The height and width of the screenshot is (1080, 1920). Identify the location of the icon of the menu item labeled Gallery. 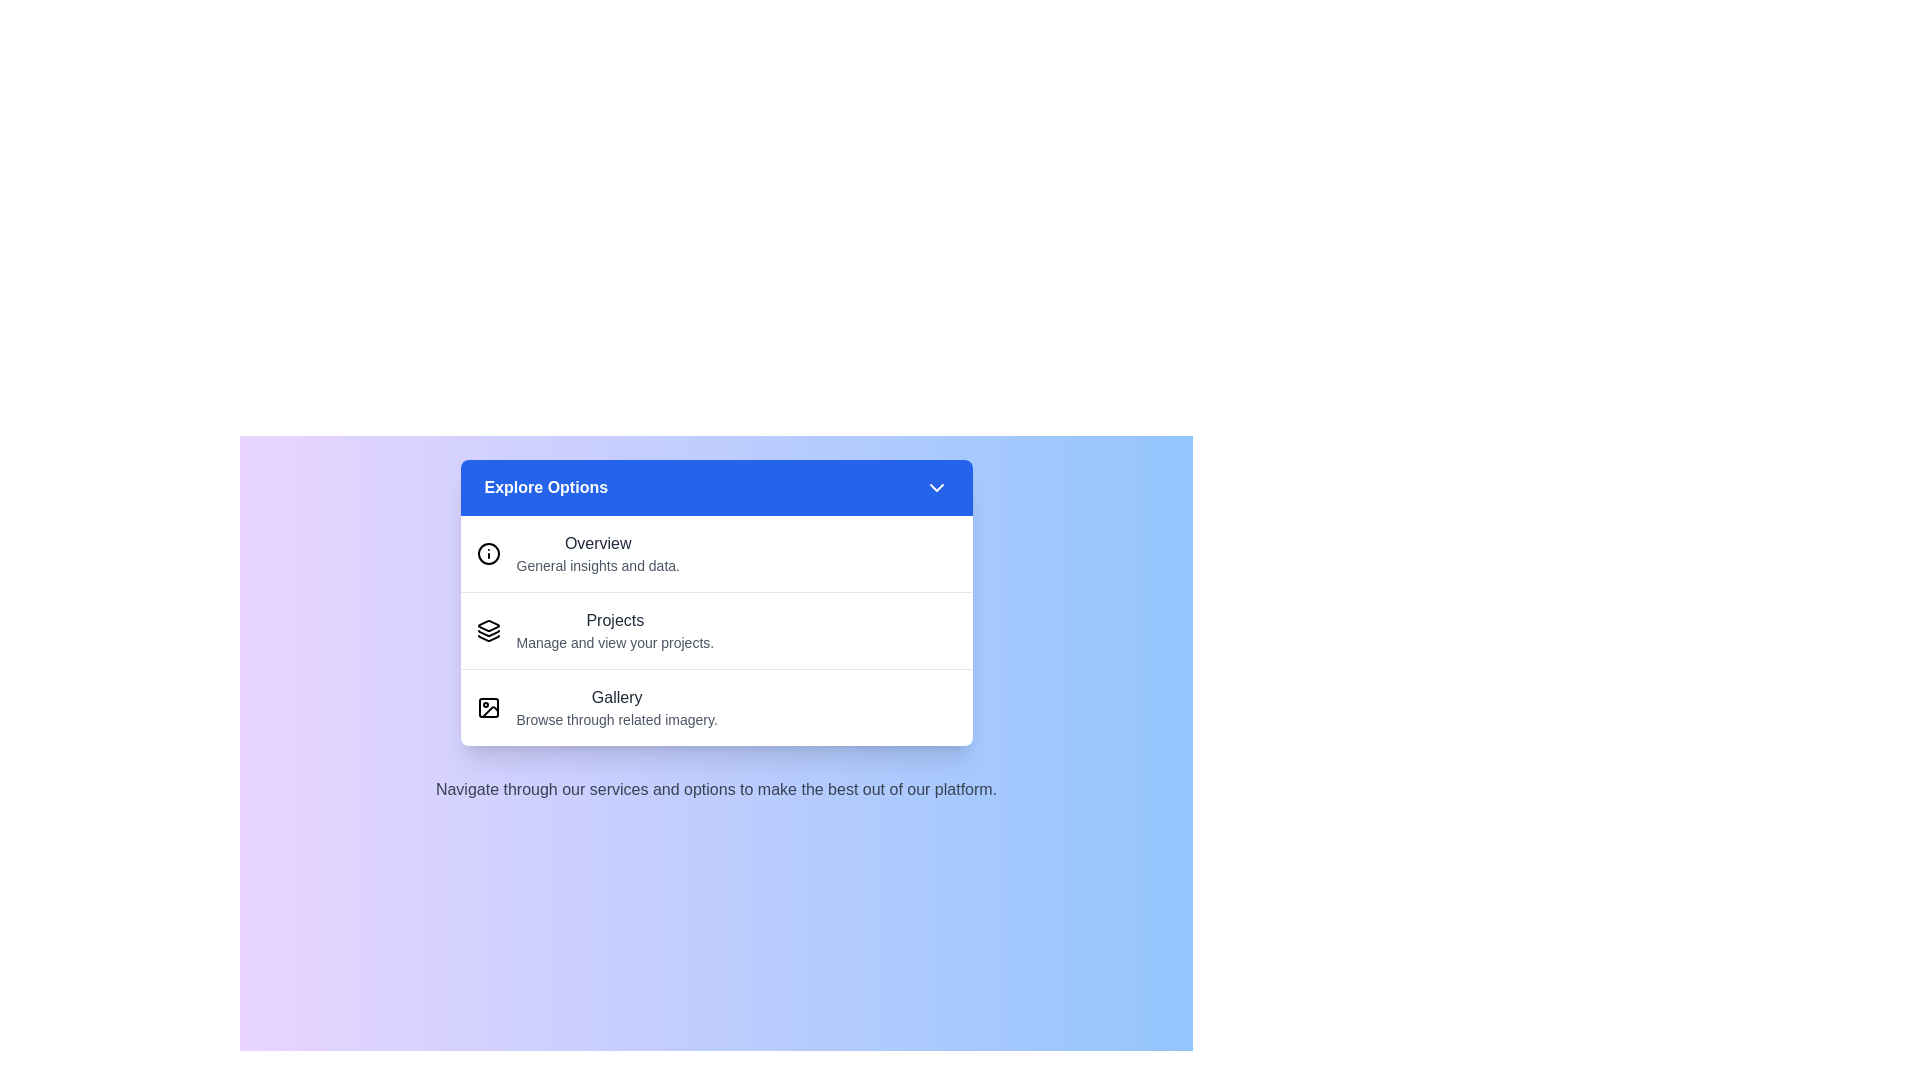
(488, 707).